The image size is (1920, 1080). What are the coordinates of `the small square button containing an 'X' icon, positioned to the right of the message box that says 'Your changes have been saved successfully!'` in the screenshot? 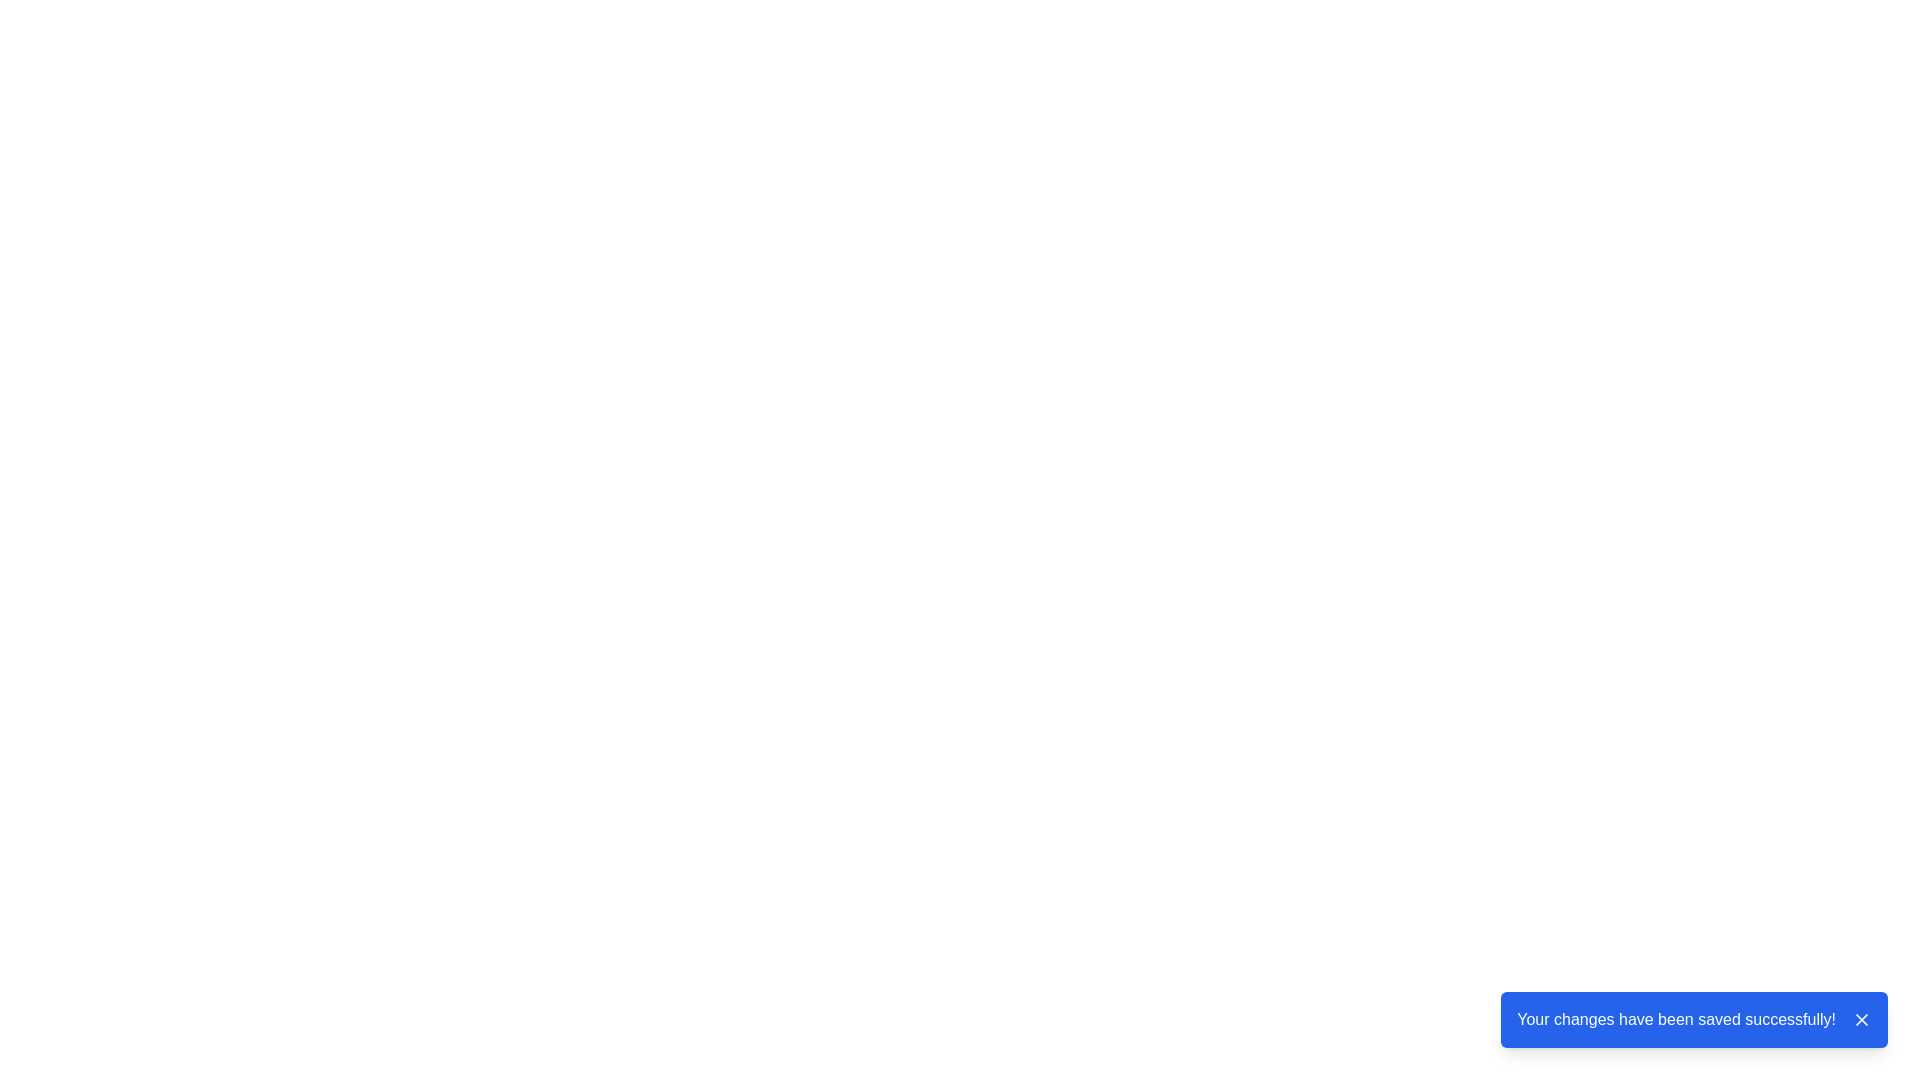 It's located at (1861, 1019).